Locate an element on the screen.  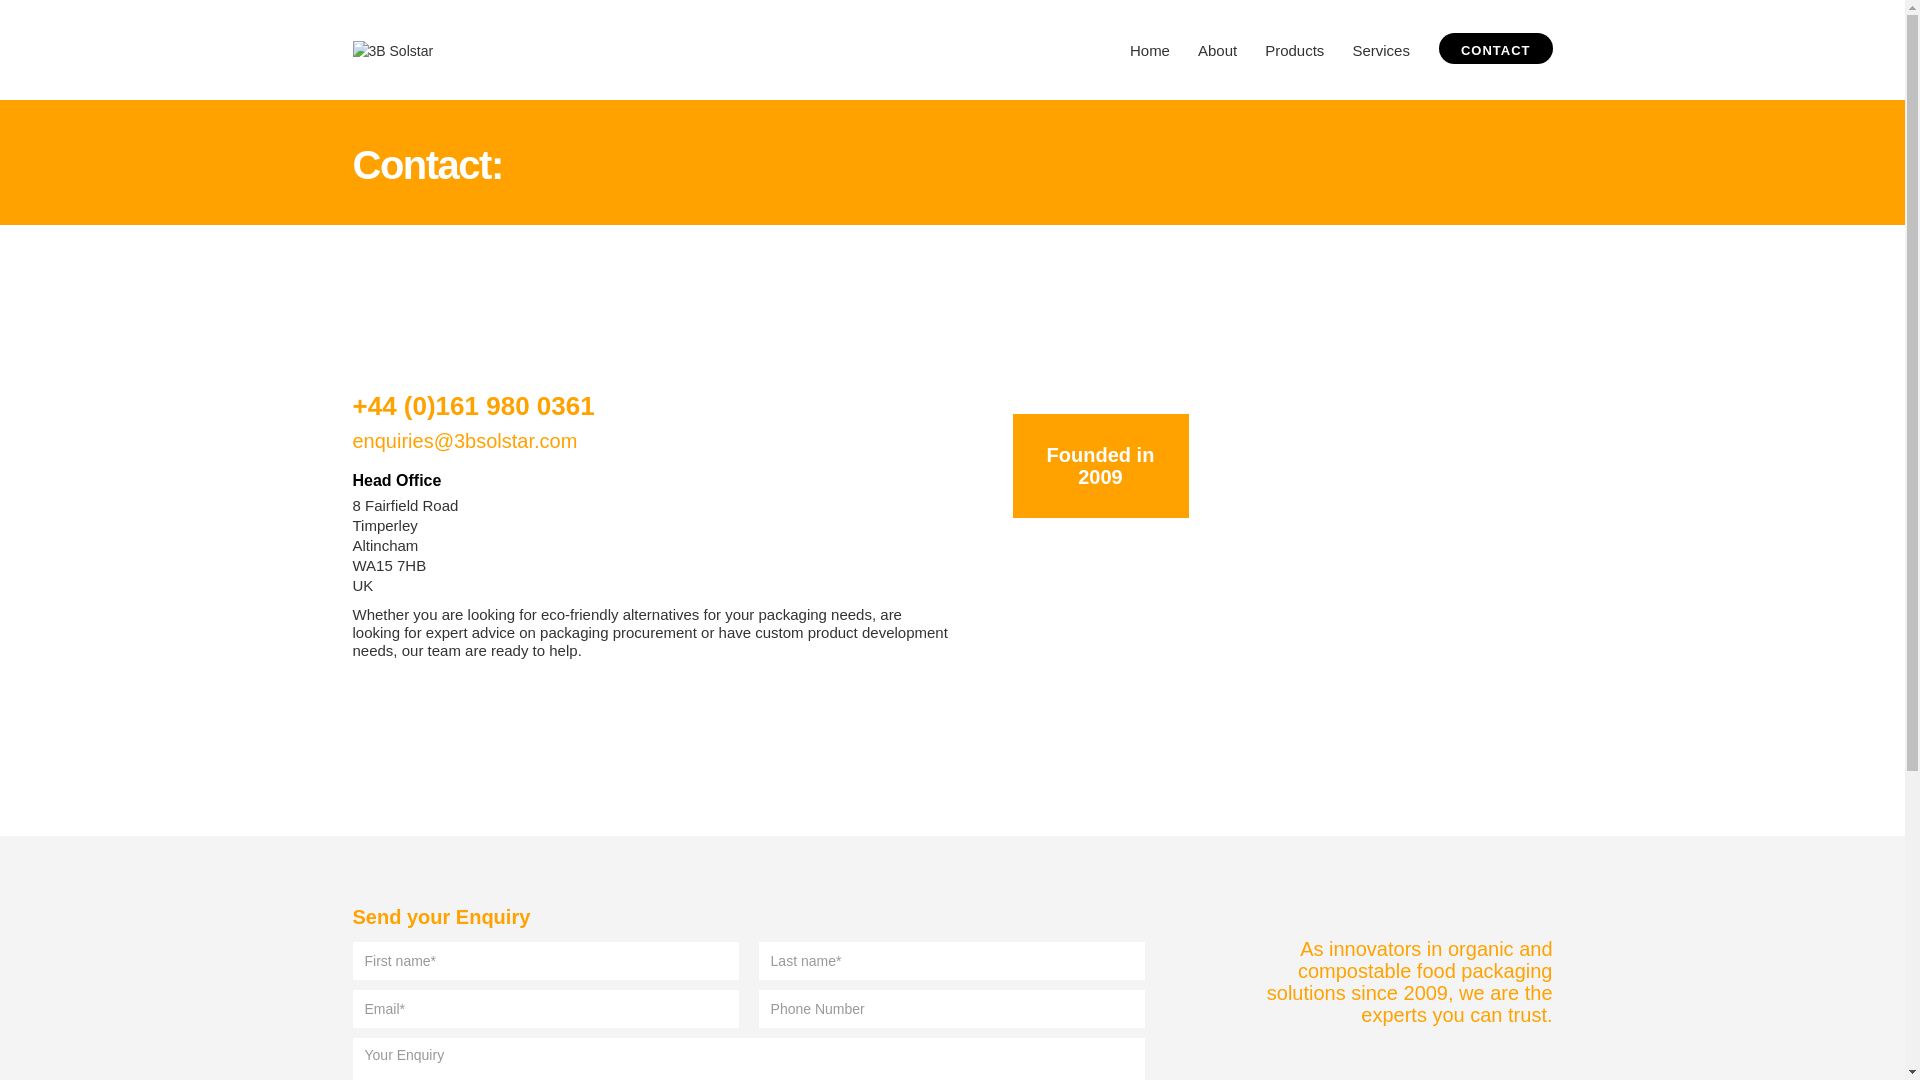
'Products' is located at coordinates (1294, 49).